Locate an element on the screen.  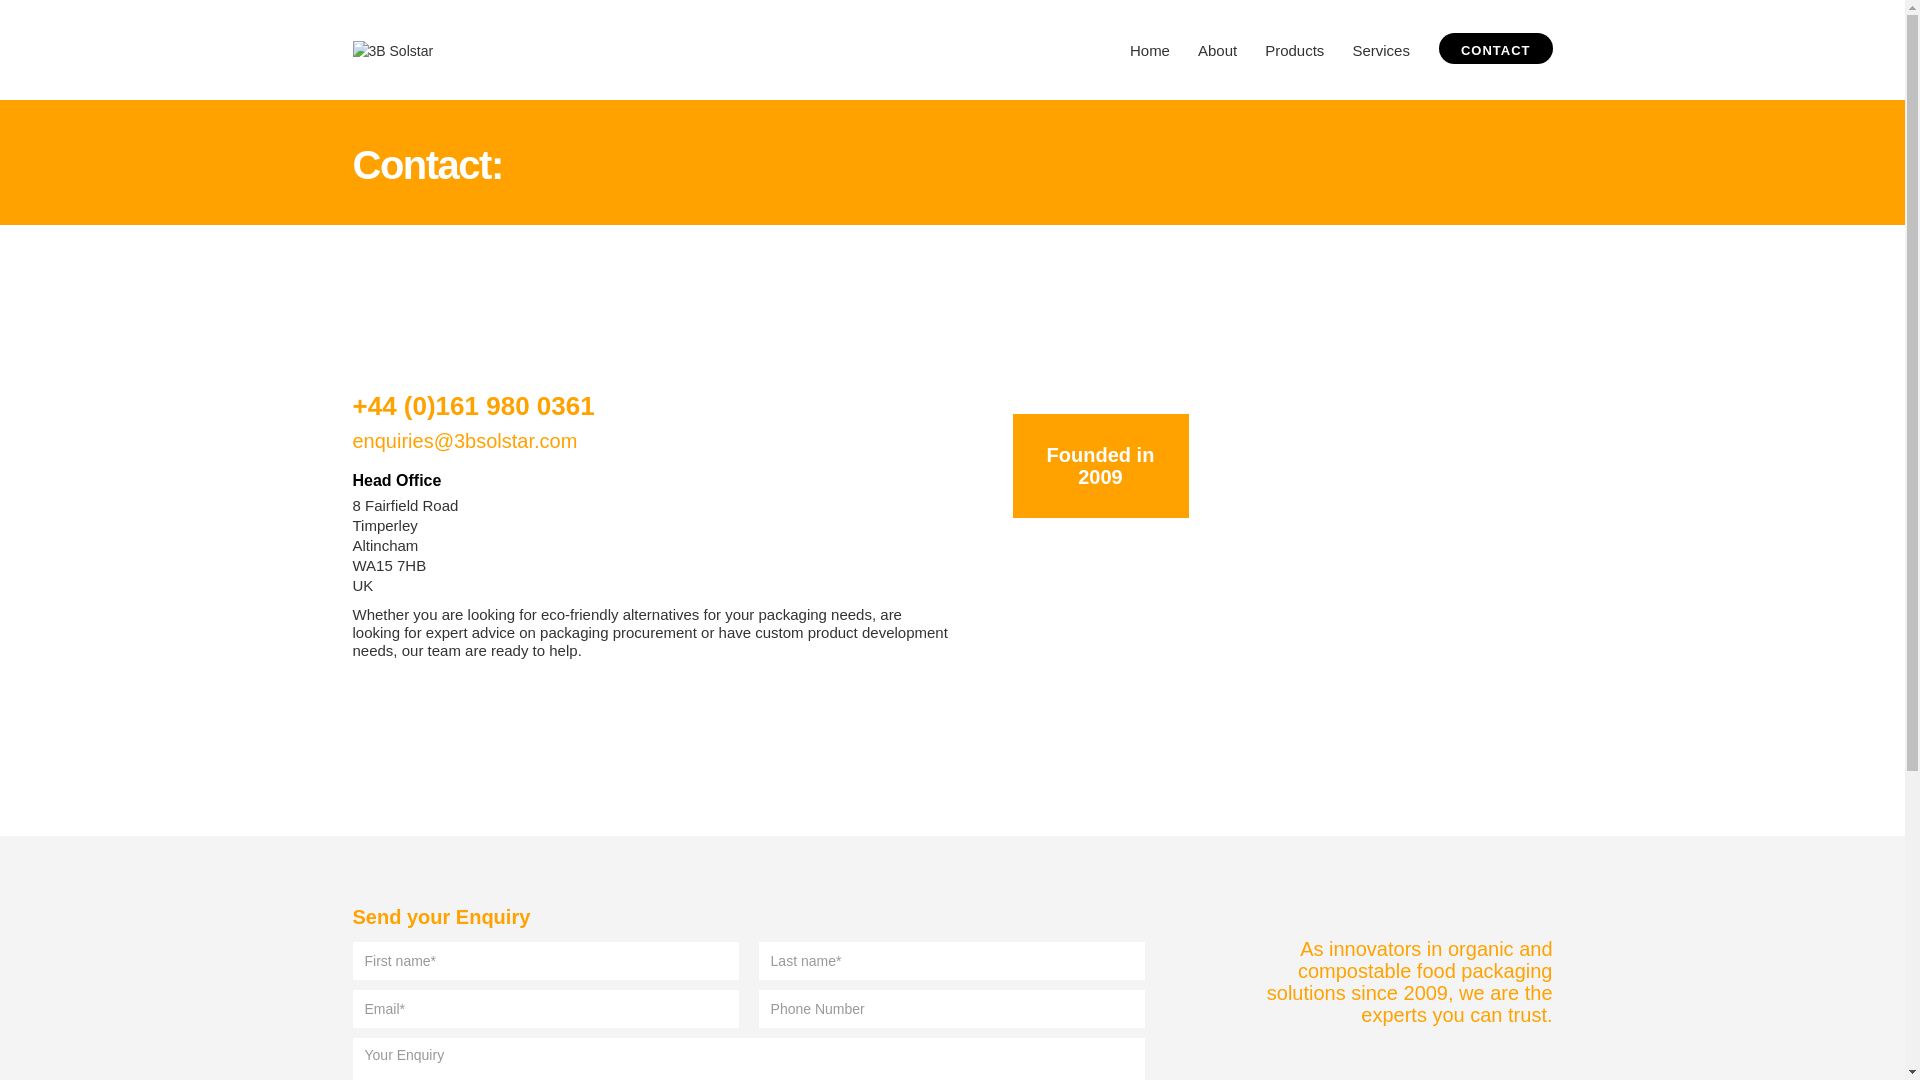
'Products' is located at coordinates (1294, 49).